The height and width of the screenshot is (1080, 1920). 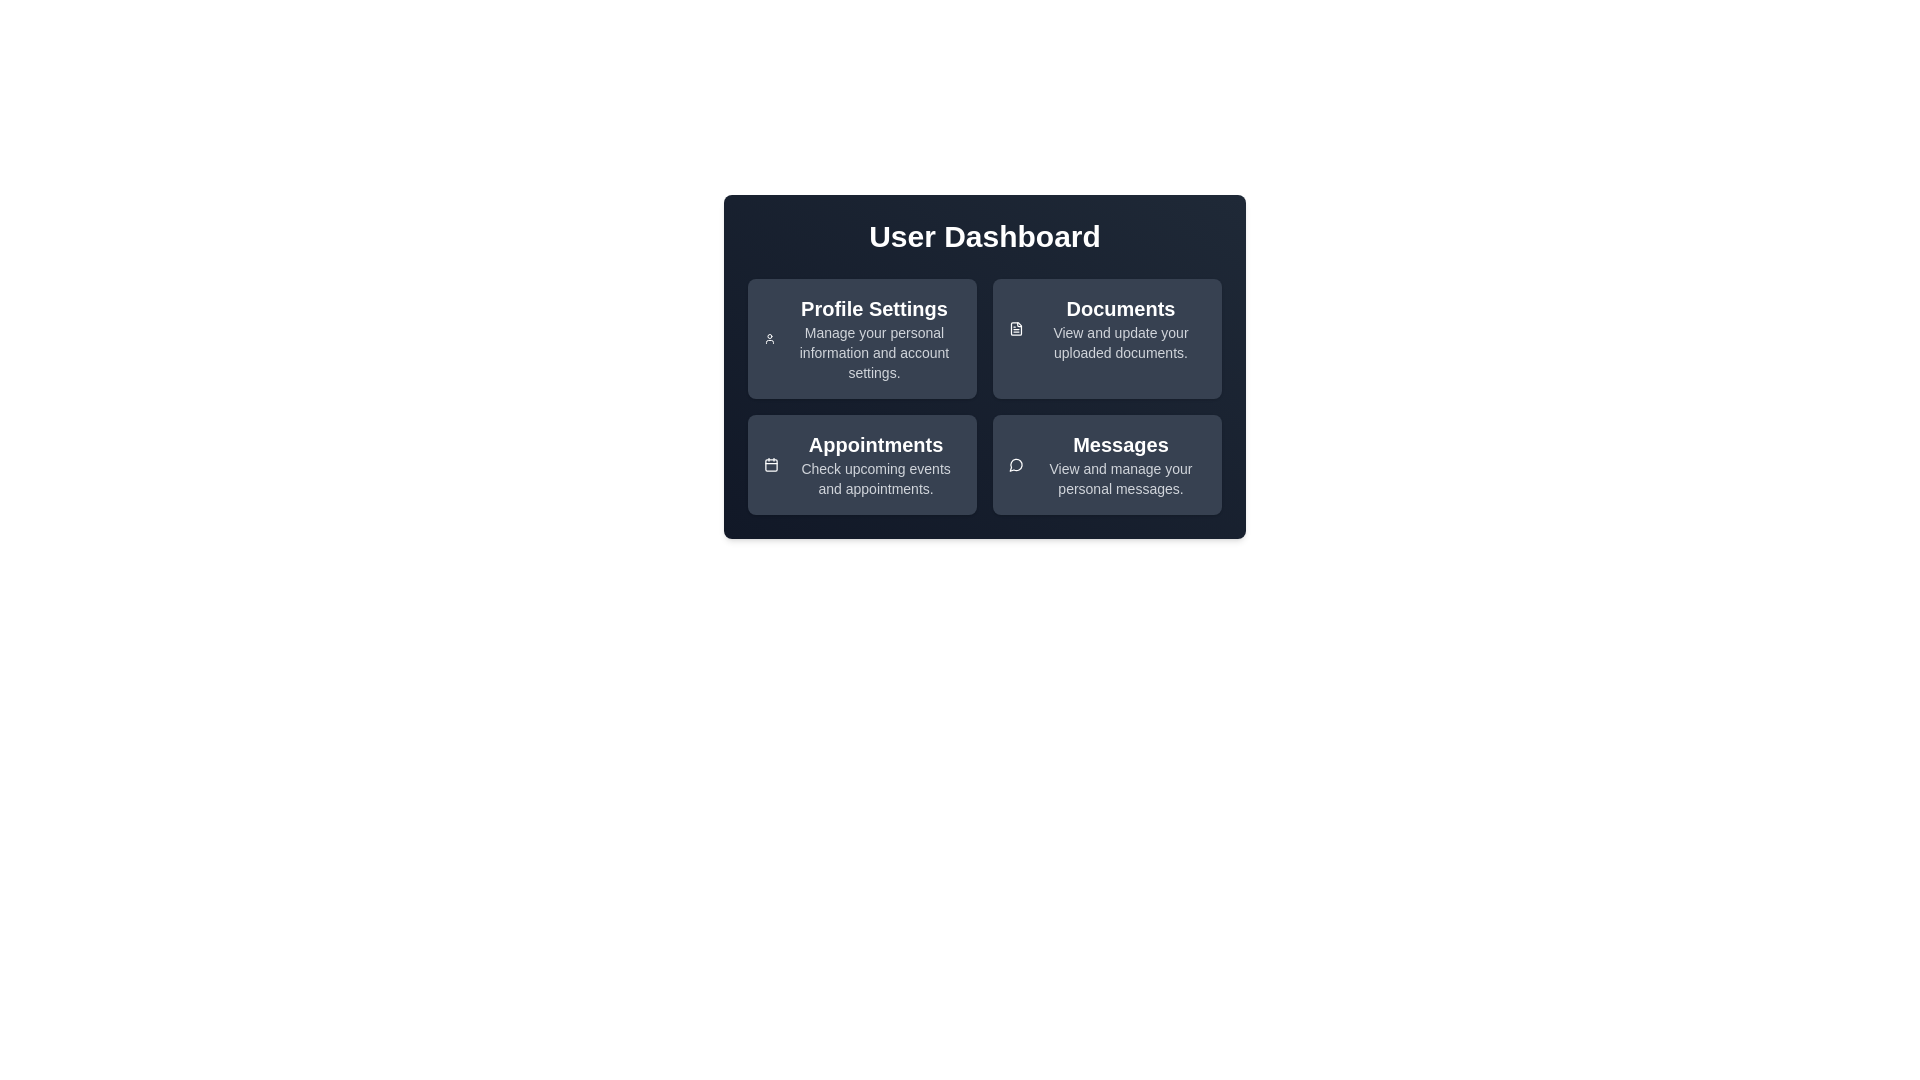 I want to click on the icon of the Messages card, so click(x=1016, y=465).